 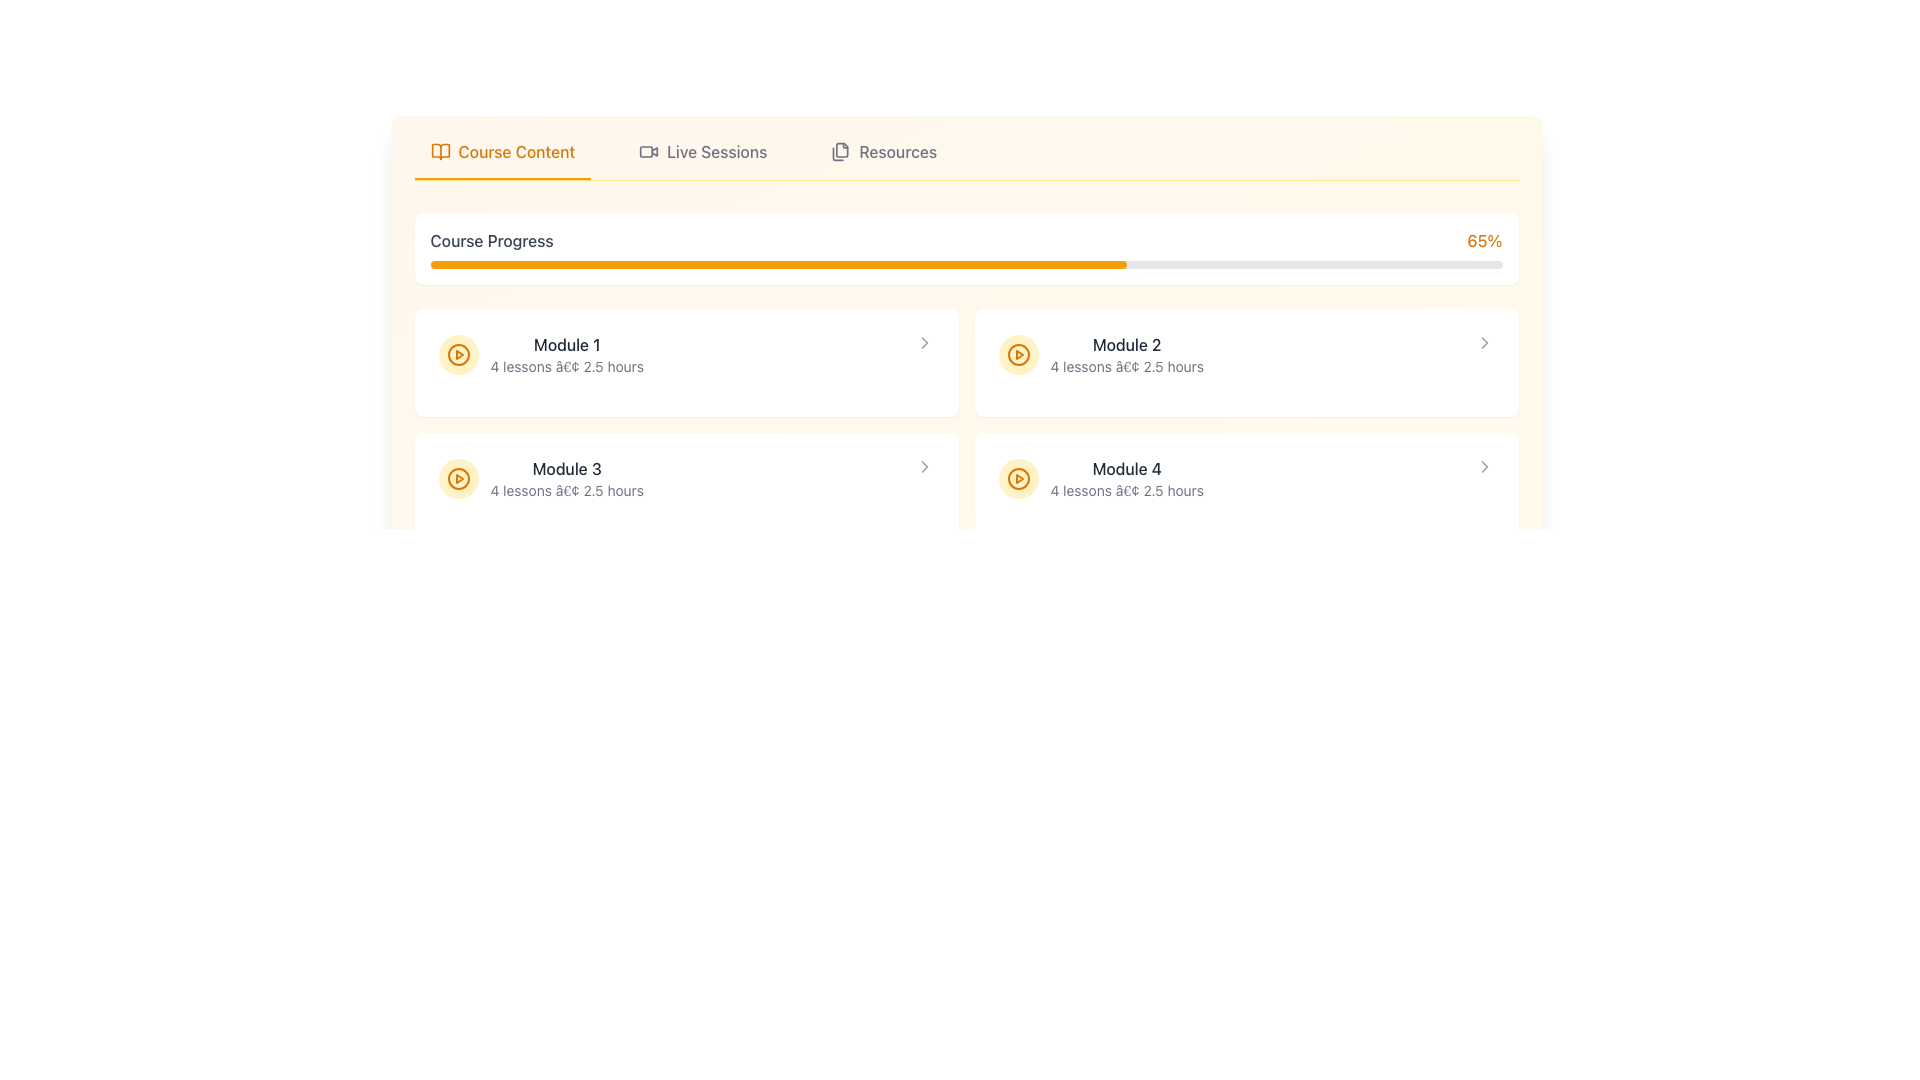 I want to click on the open book icon located to the left of the 'Course Content' tab heading, so click(x=439, y=150).